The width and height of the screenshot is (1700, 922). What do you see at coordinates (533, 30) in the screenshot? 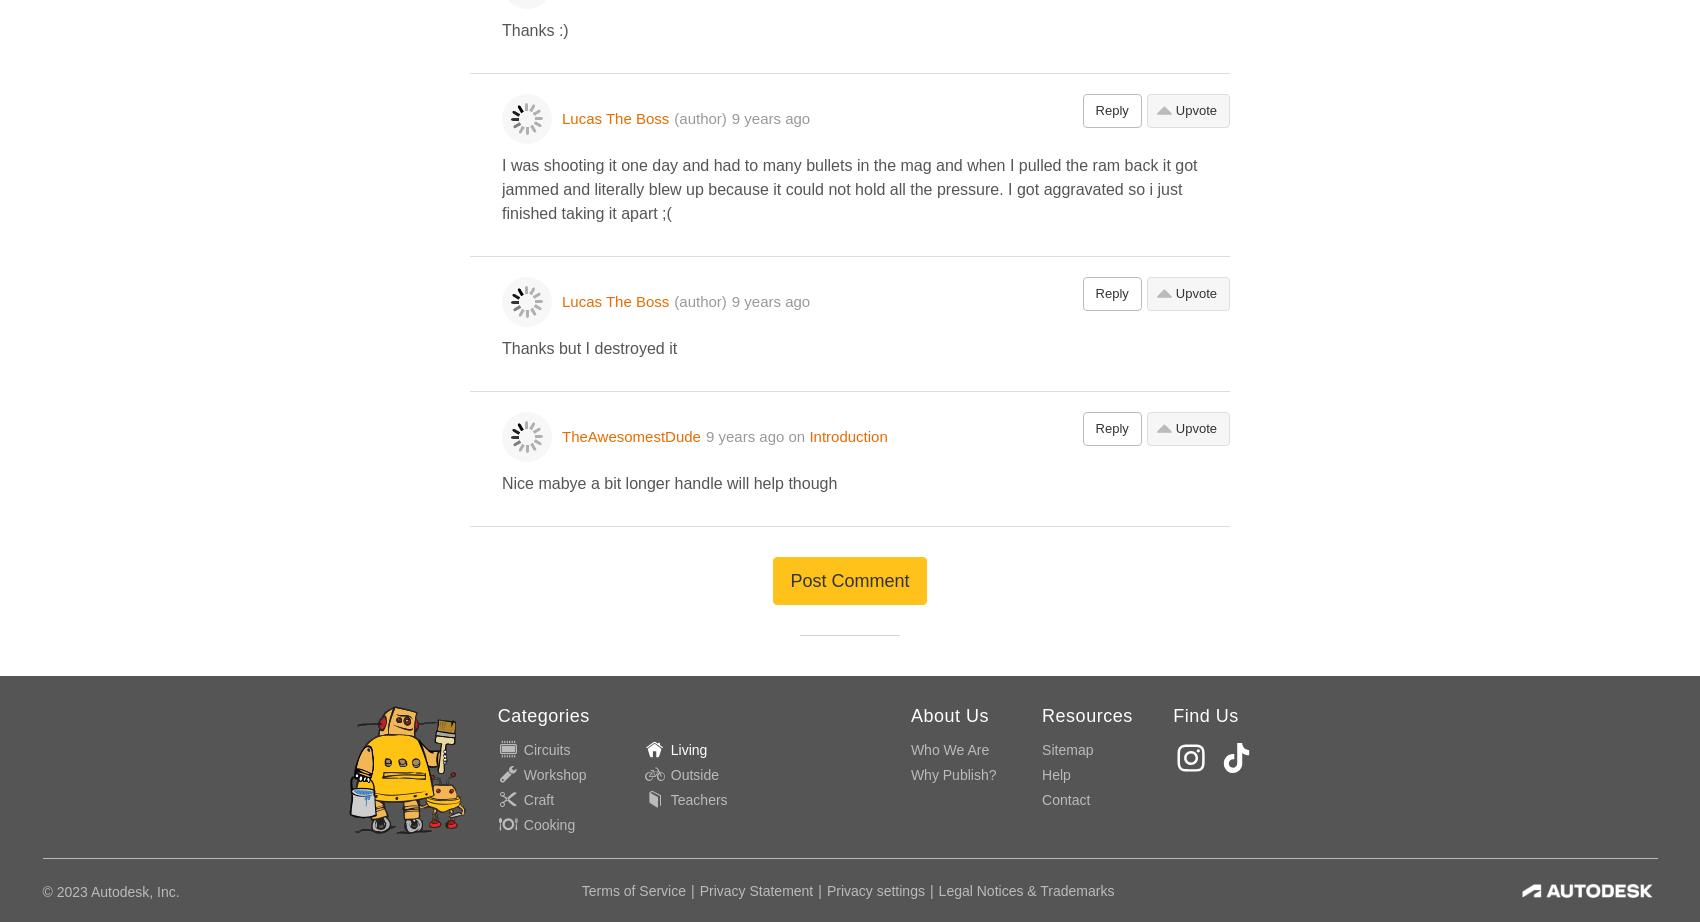
I see `'Thanks :)'` at bounding box center [533, 30].